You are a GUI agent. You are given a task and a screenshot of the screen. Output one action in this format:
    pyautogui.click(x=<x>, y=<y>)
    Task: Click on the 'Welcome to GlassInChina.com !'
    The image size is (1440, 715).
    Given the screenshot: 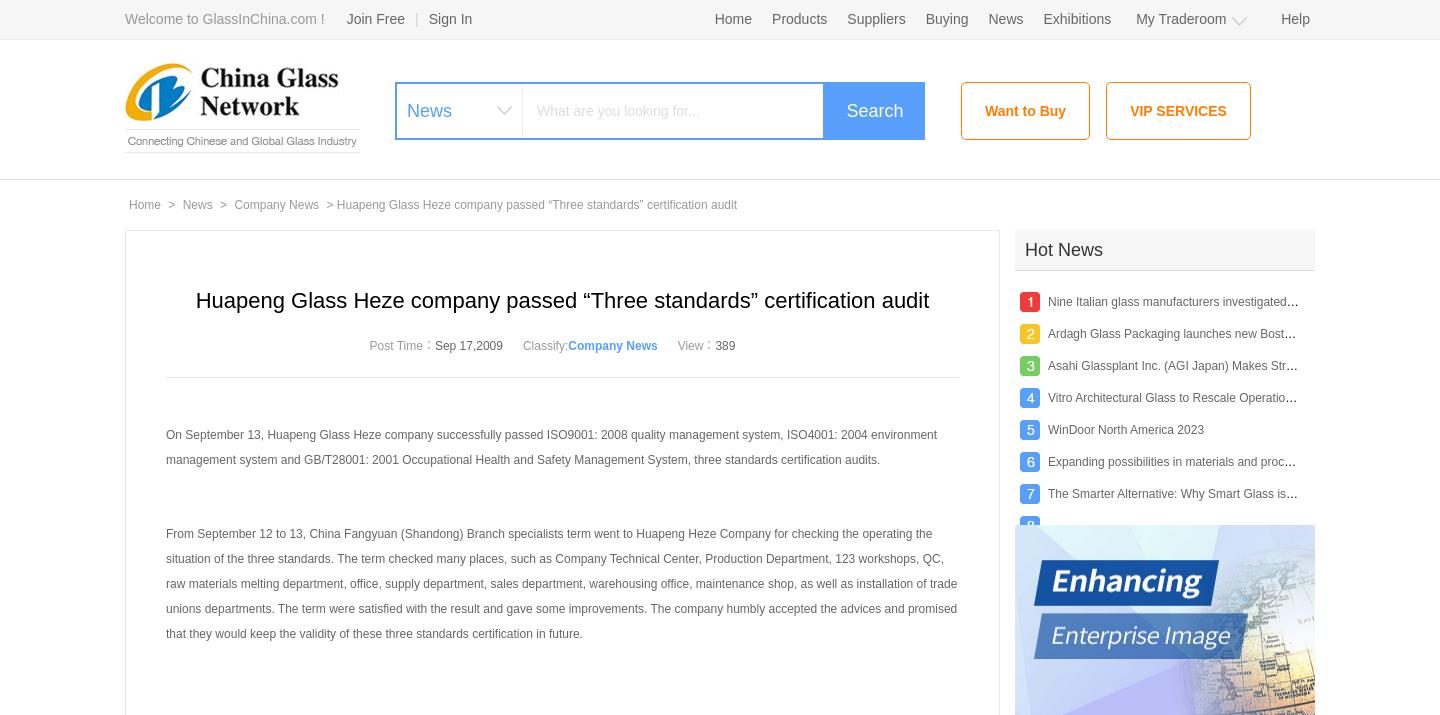 What is the action you would take?
    pyautogui.click(x=123, y=19)
    